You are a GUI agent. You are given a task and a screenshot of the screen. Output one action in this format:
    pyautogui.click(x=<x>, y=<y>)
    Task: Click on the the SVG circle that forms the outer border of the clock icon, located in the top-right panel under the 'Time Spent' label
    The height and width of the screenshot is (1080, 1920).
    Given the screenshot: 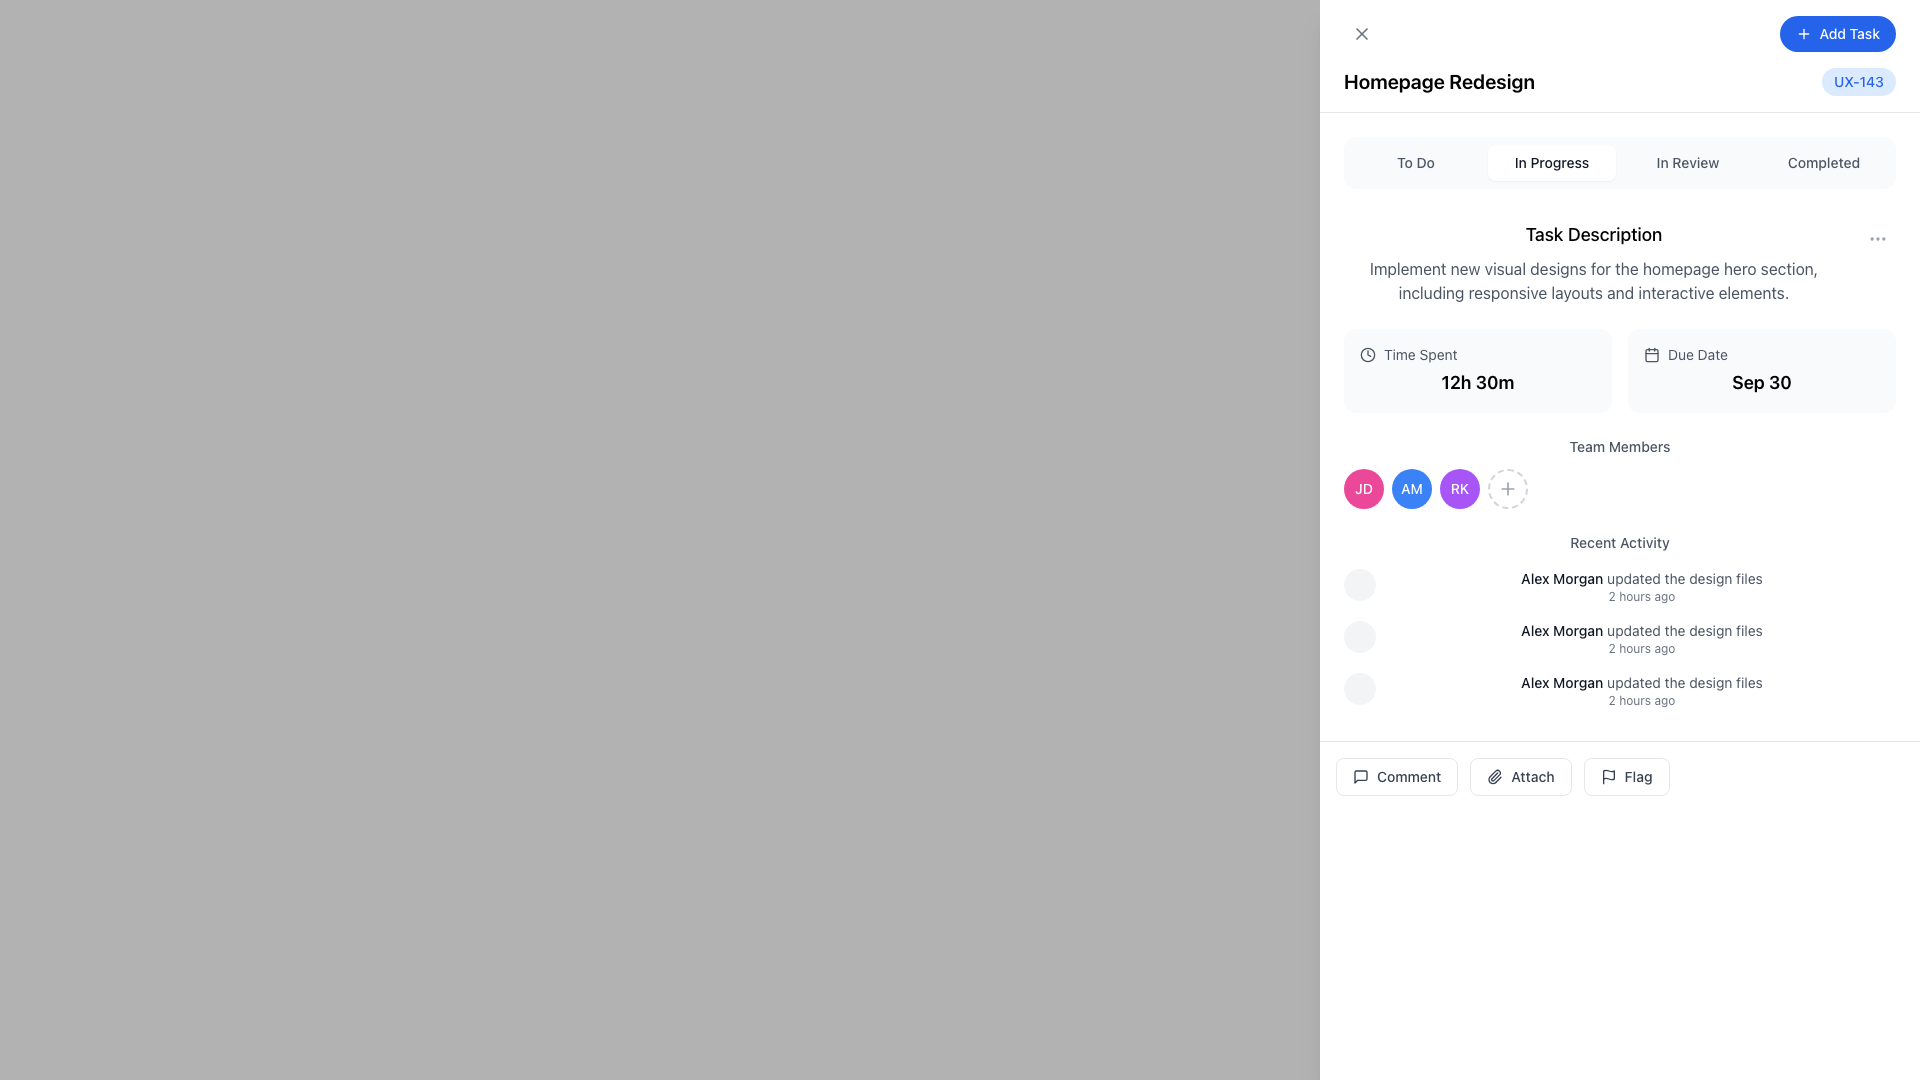 What is the action you would take?
    pyautogui.click(x=1367, y=353)
    